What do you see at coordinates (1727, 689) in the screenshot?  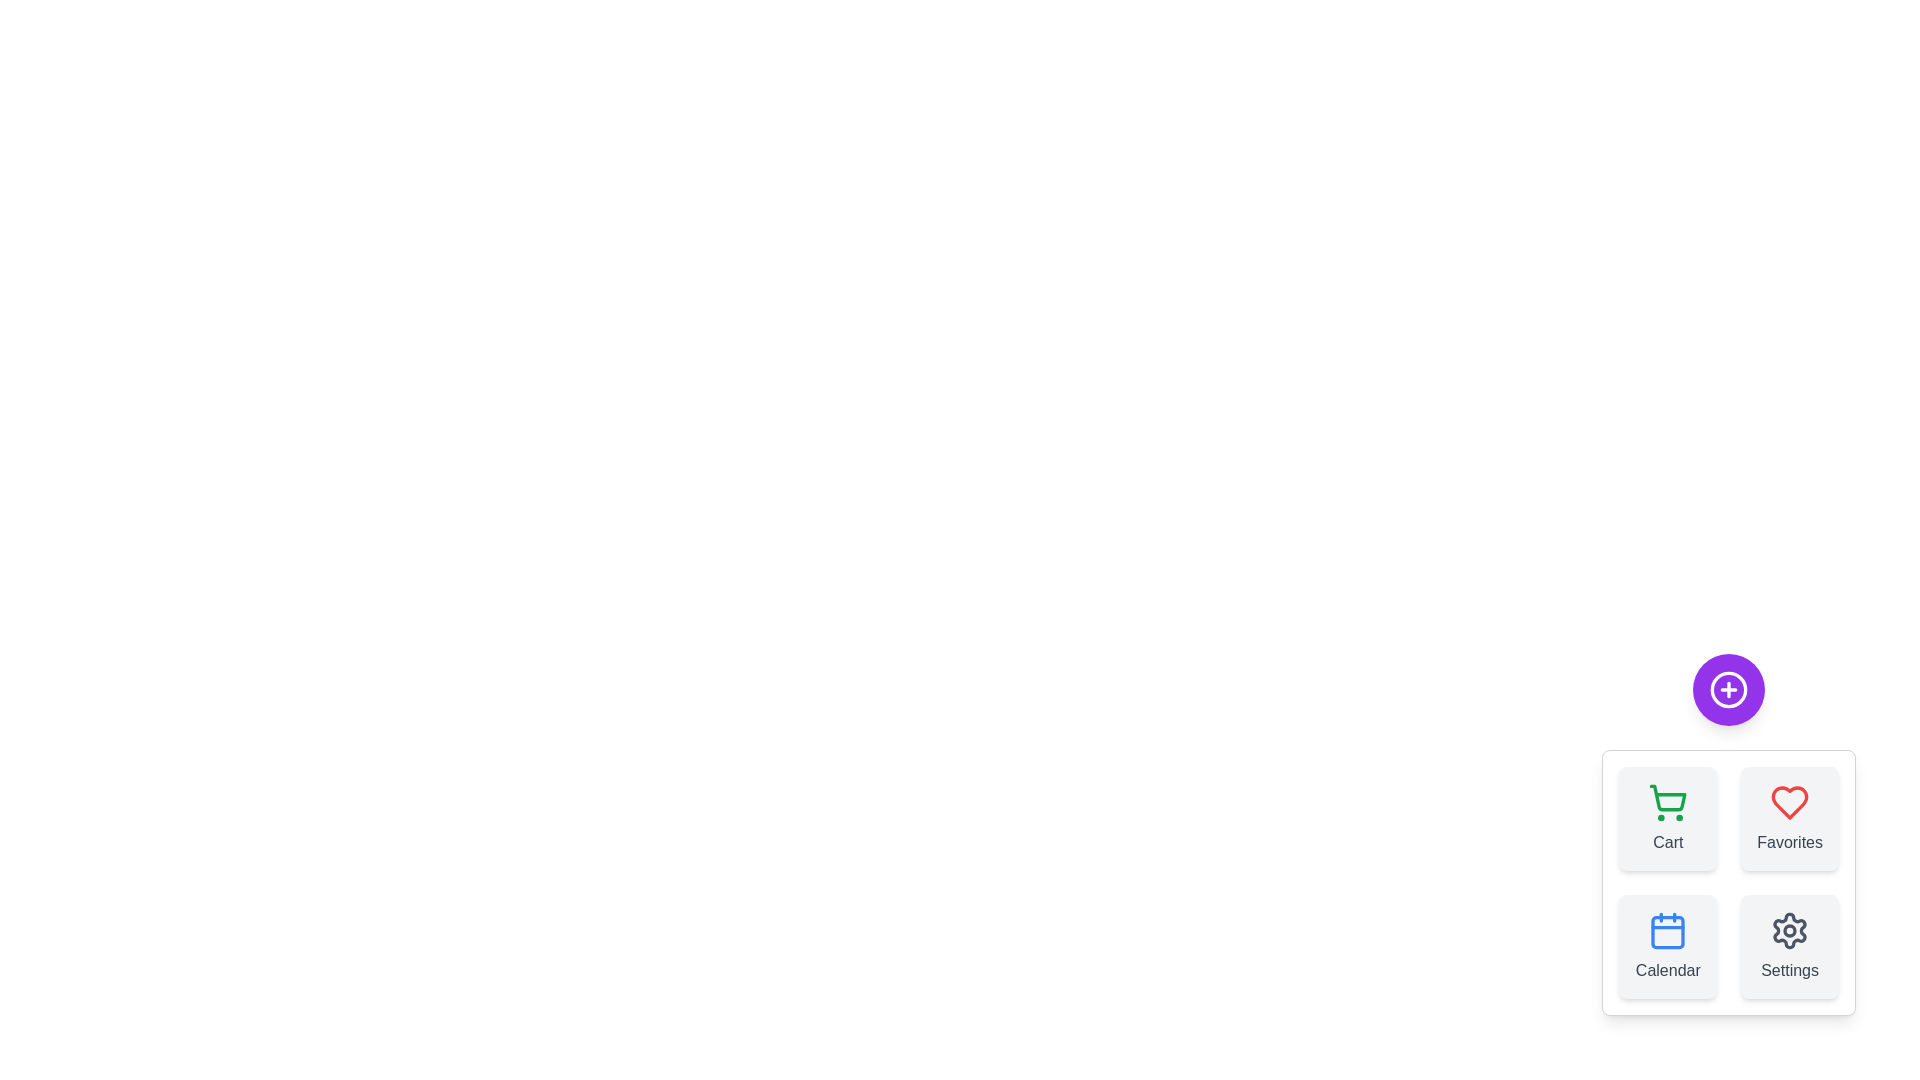 I see `the speed dial button to toggle the menu` at bounding box center [1727, 689].